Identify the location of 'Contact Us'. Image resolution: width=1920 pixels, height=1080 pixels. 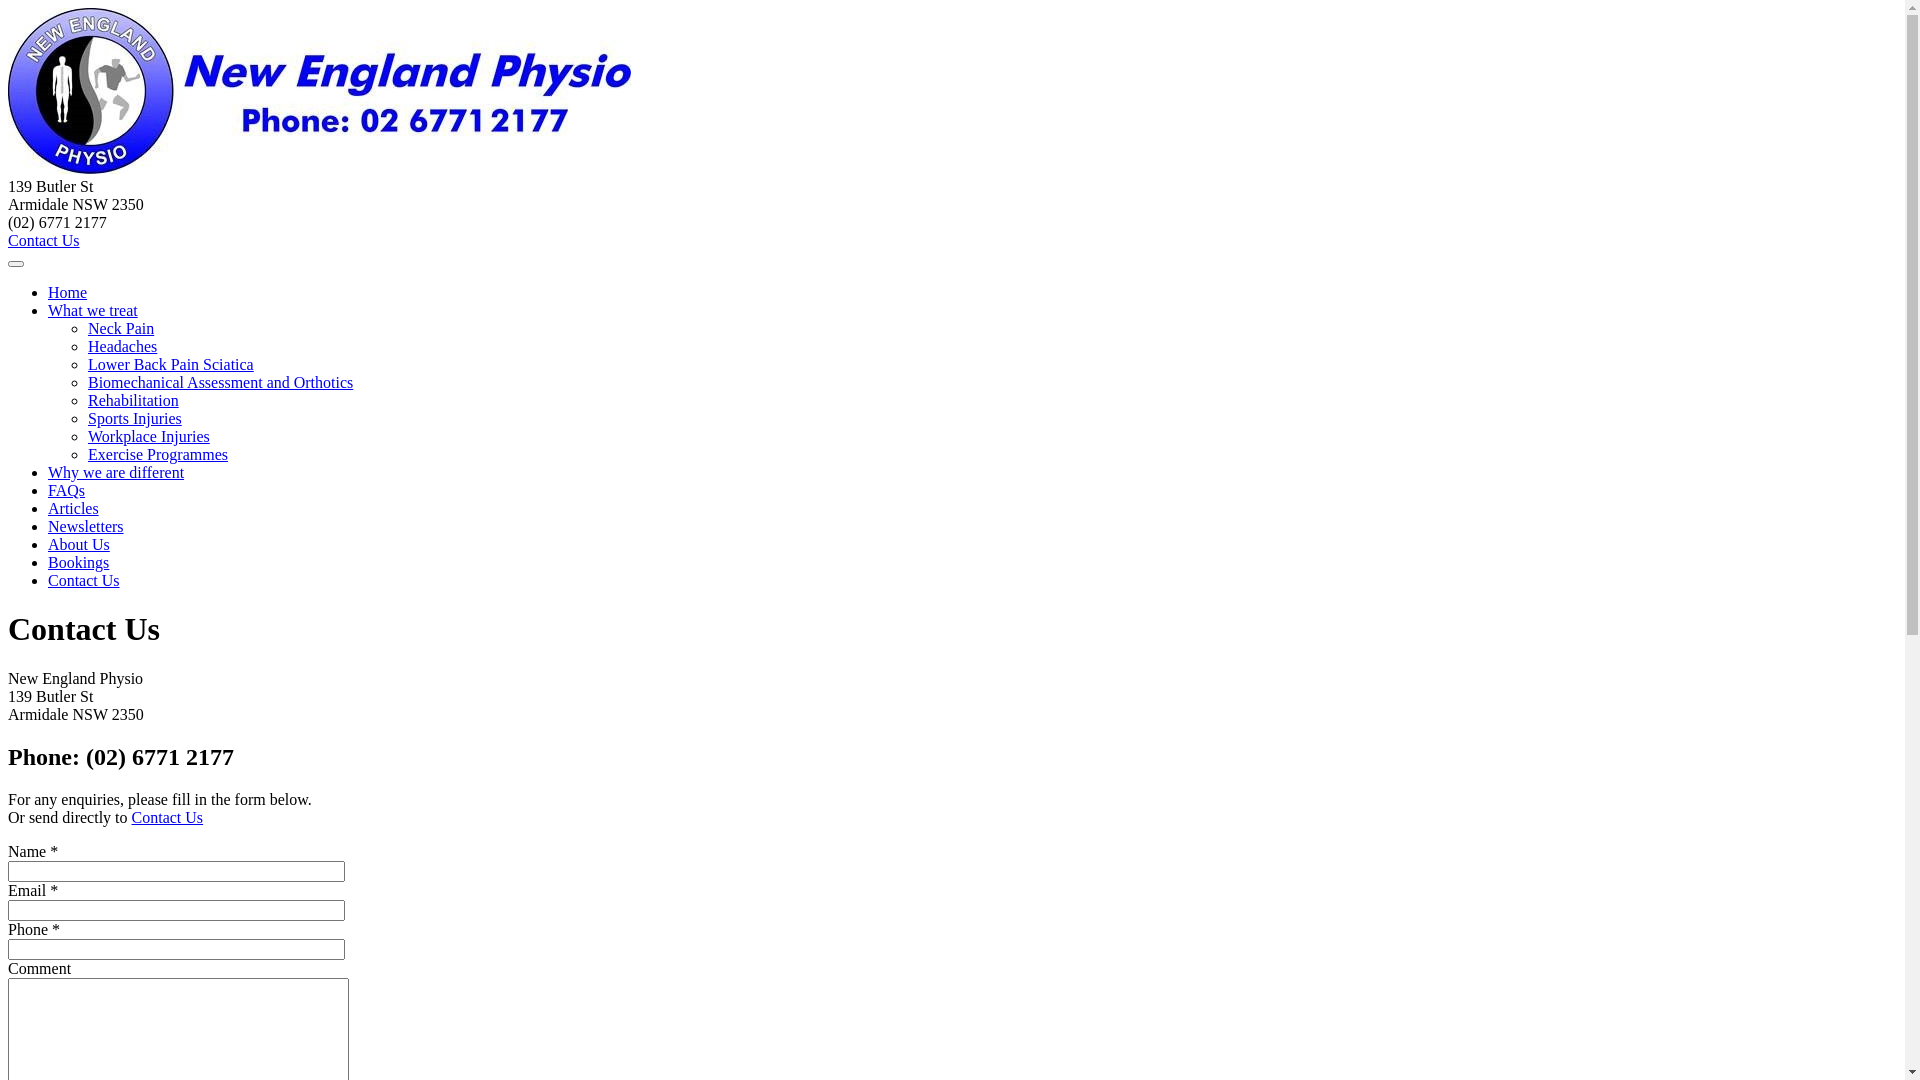
(8, 239).